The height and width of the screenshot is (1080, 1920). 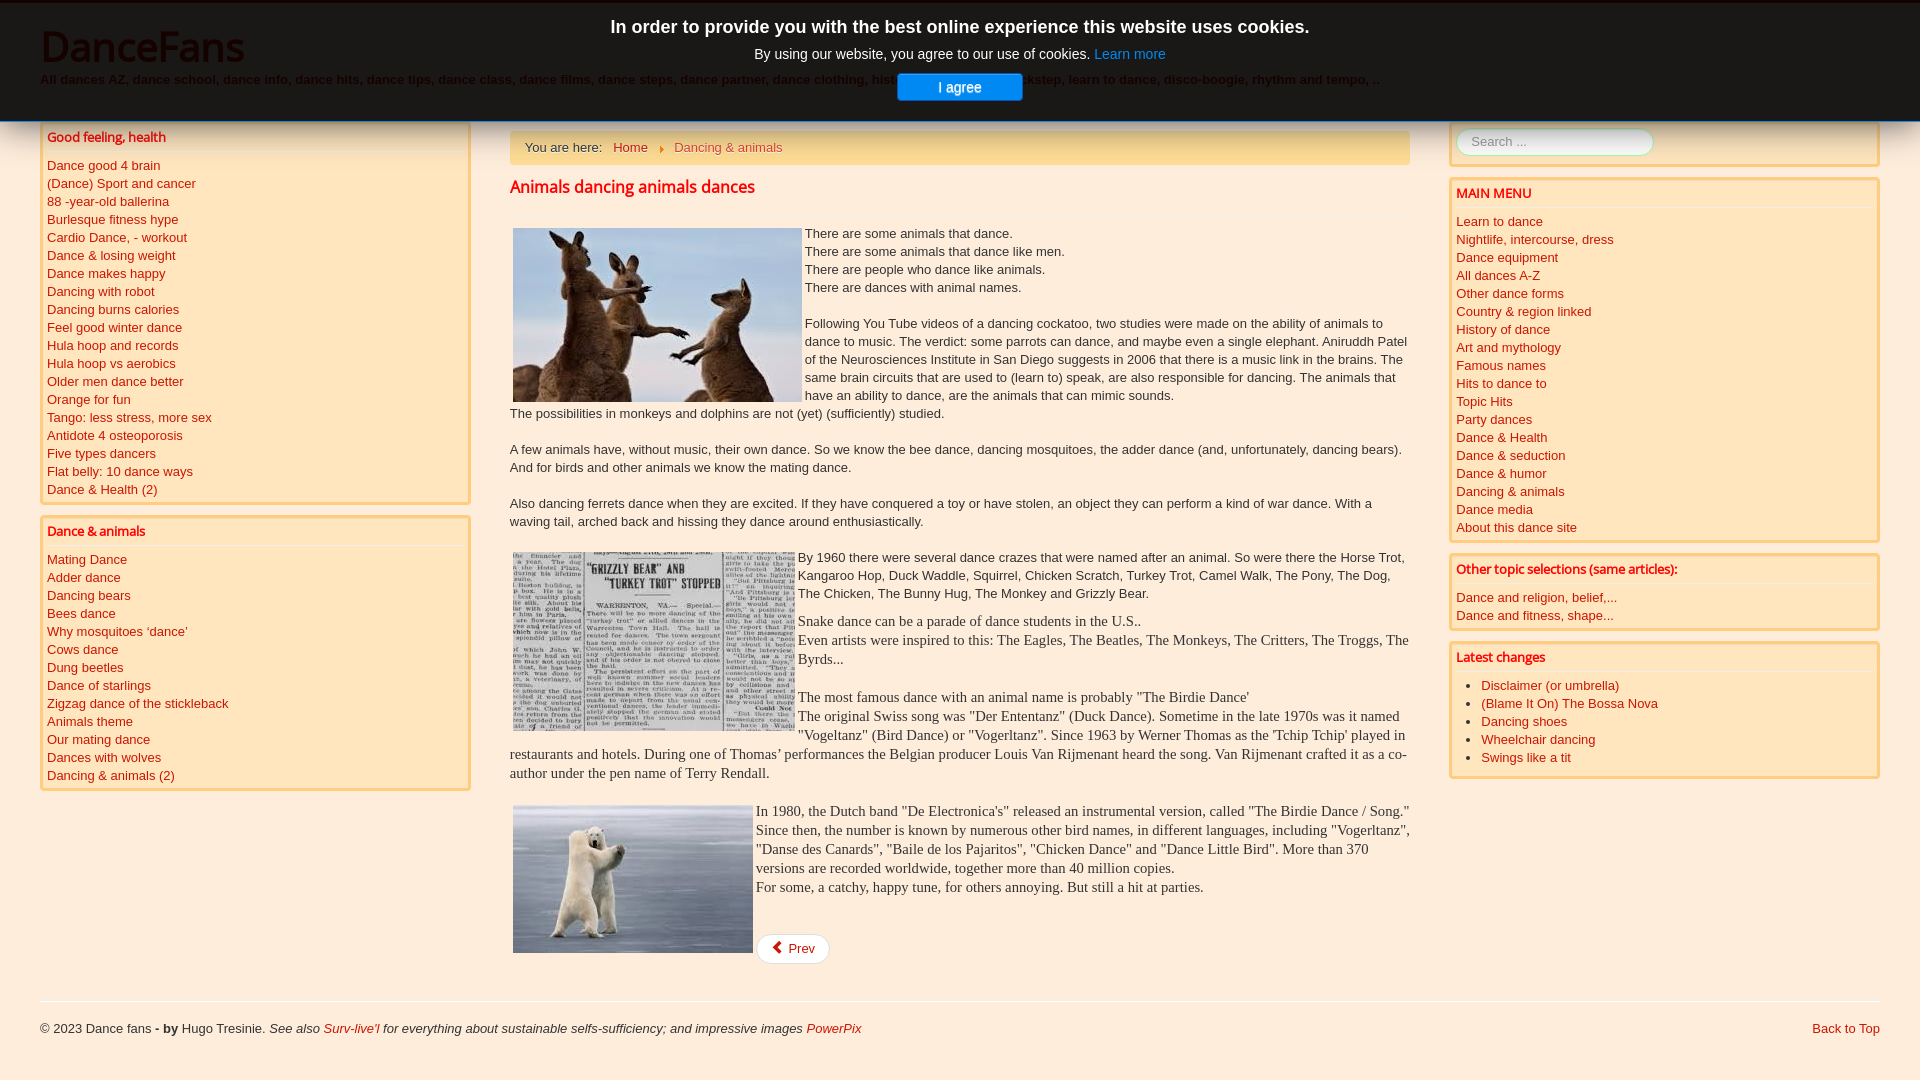 What do you see at coordinates (254, 612) in the screenshot?
I see `'Bees dance'` at bounding box center [254, 612].